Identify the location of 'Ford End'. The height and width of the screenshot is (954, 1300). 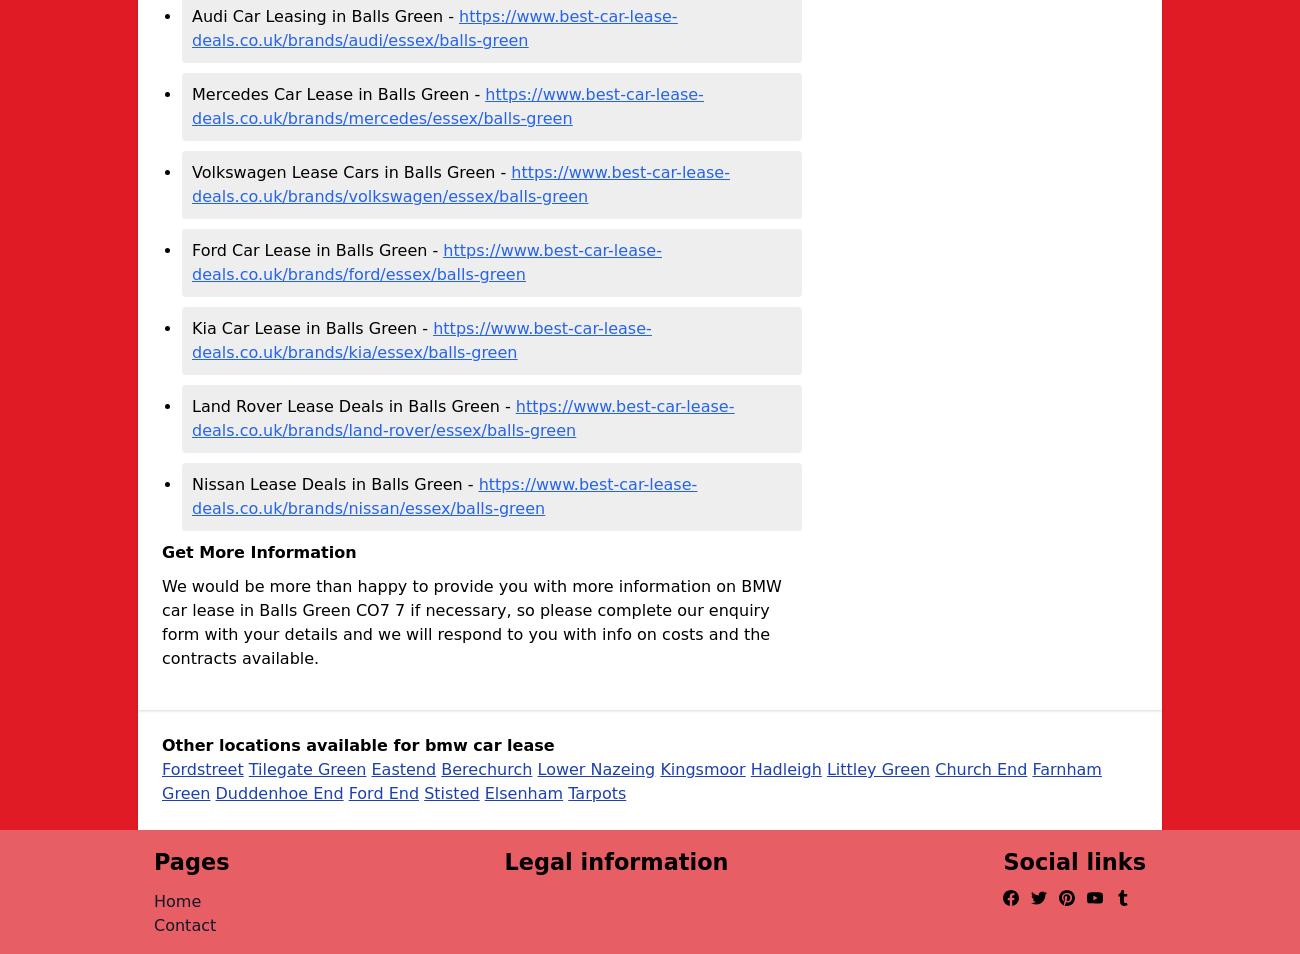
(383, 793).